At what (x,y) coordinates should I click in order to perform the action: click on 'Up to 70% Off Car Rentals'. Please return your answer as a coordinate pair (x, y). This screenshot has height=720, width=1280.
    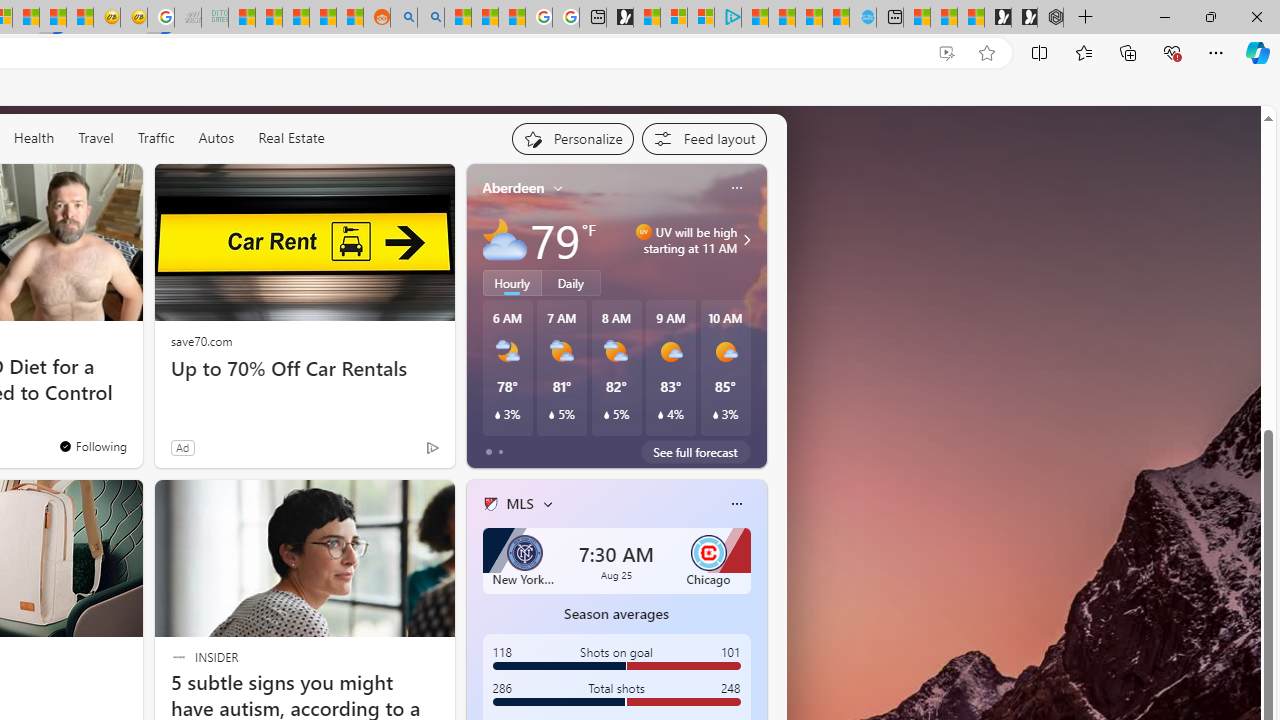
    Looking at the image, I should click on (303, 368).